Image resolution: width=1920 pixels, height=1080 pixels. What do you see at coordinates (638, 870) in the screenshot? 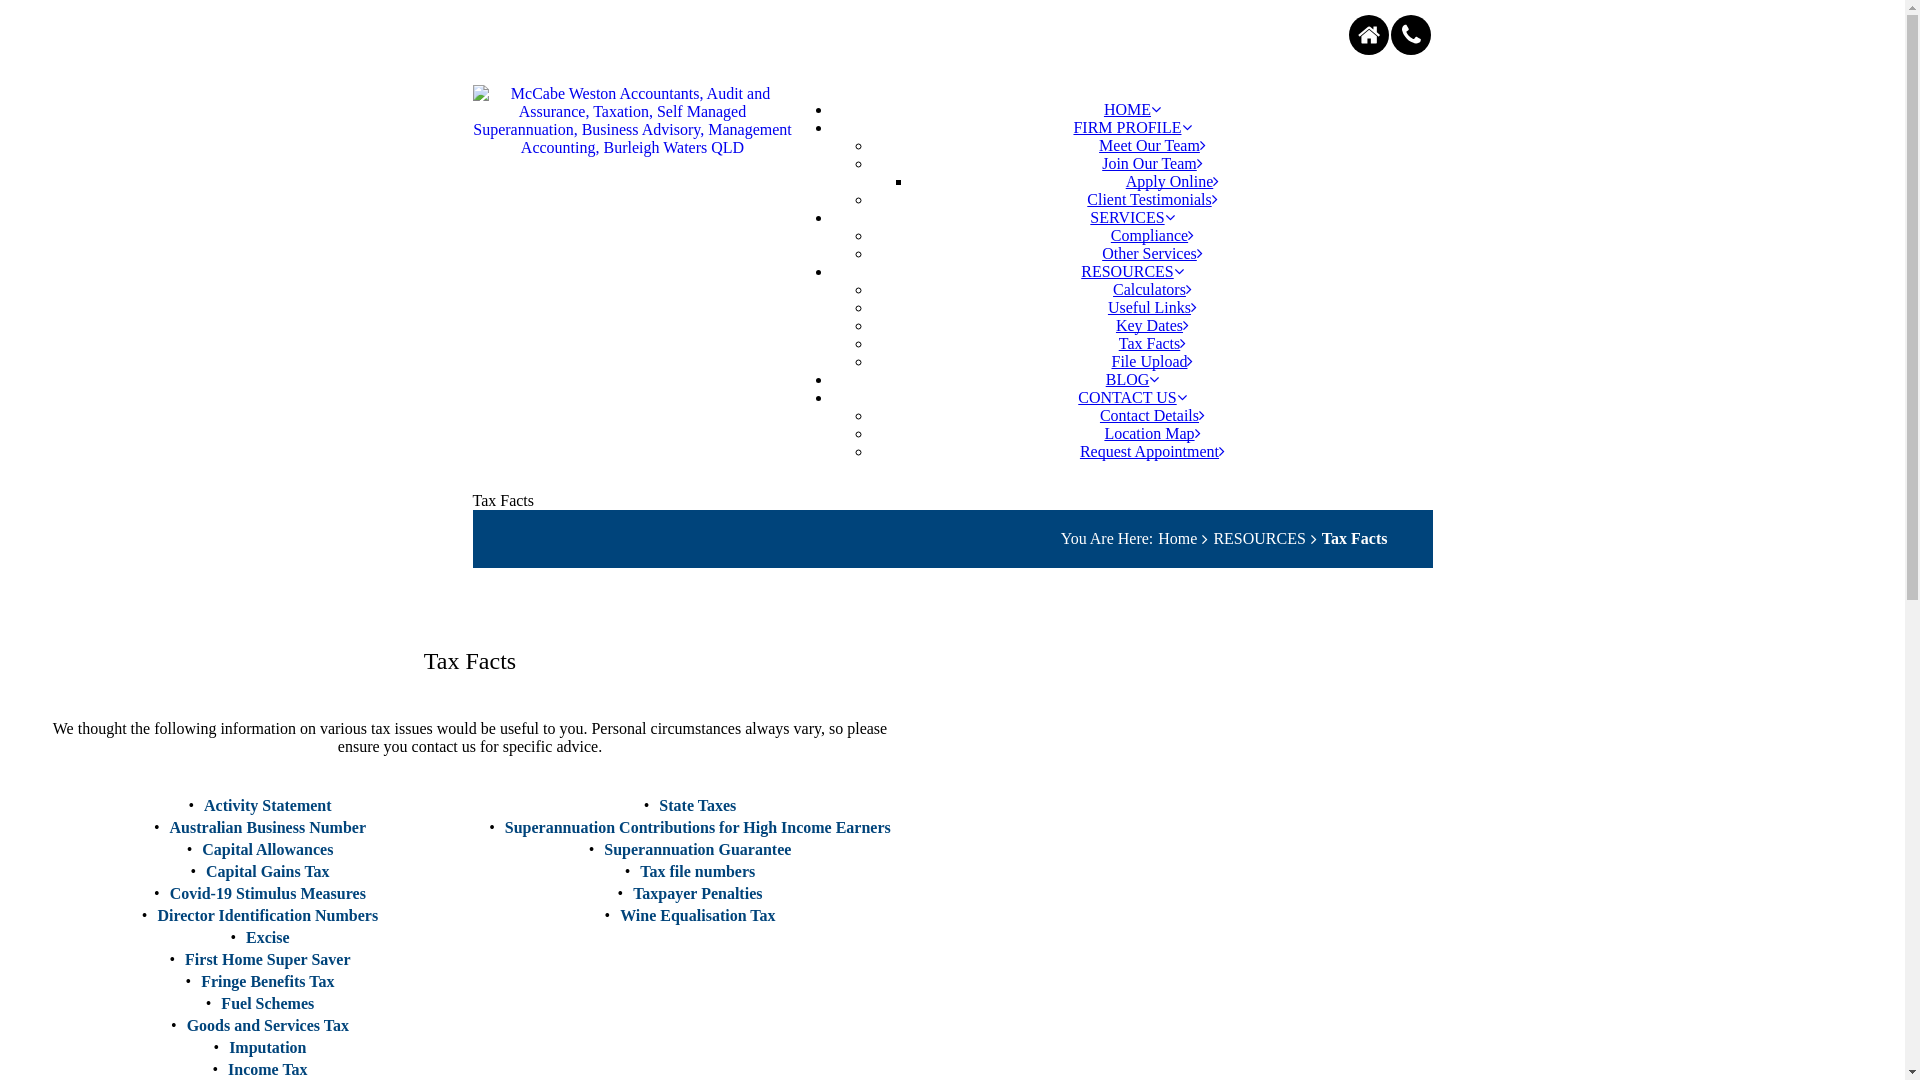
I see `'Tax file numbers'` at bounding box center [638, 870].